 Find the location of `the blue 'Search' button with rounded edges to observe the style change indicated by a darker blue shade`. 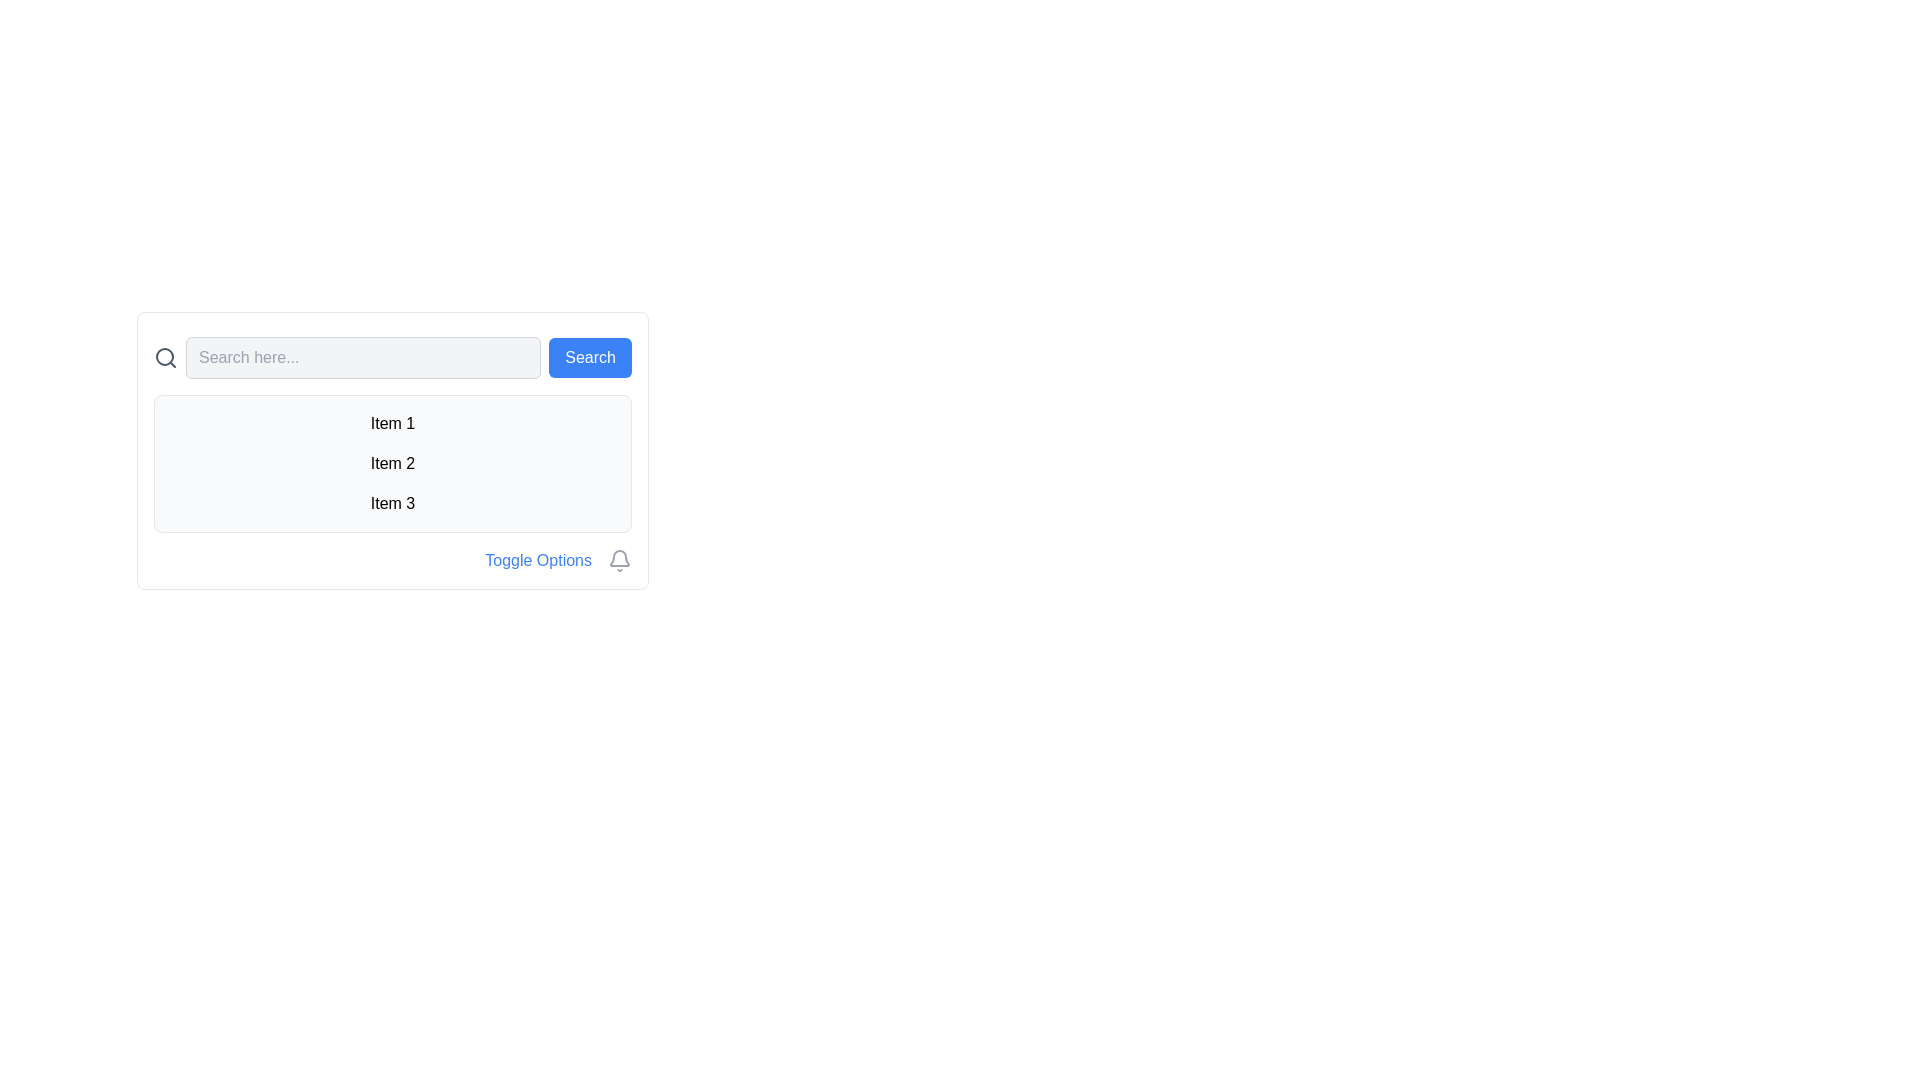

the blue 'Search' button with rounded edges to observe the style change indicated by a darker blue shade is located at coordinates (589, 357).